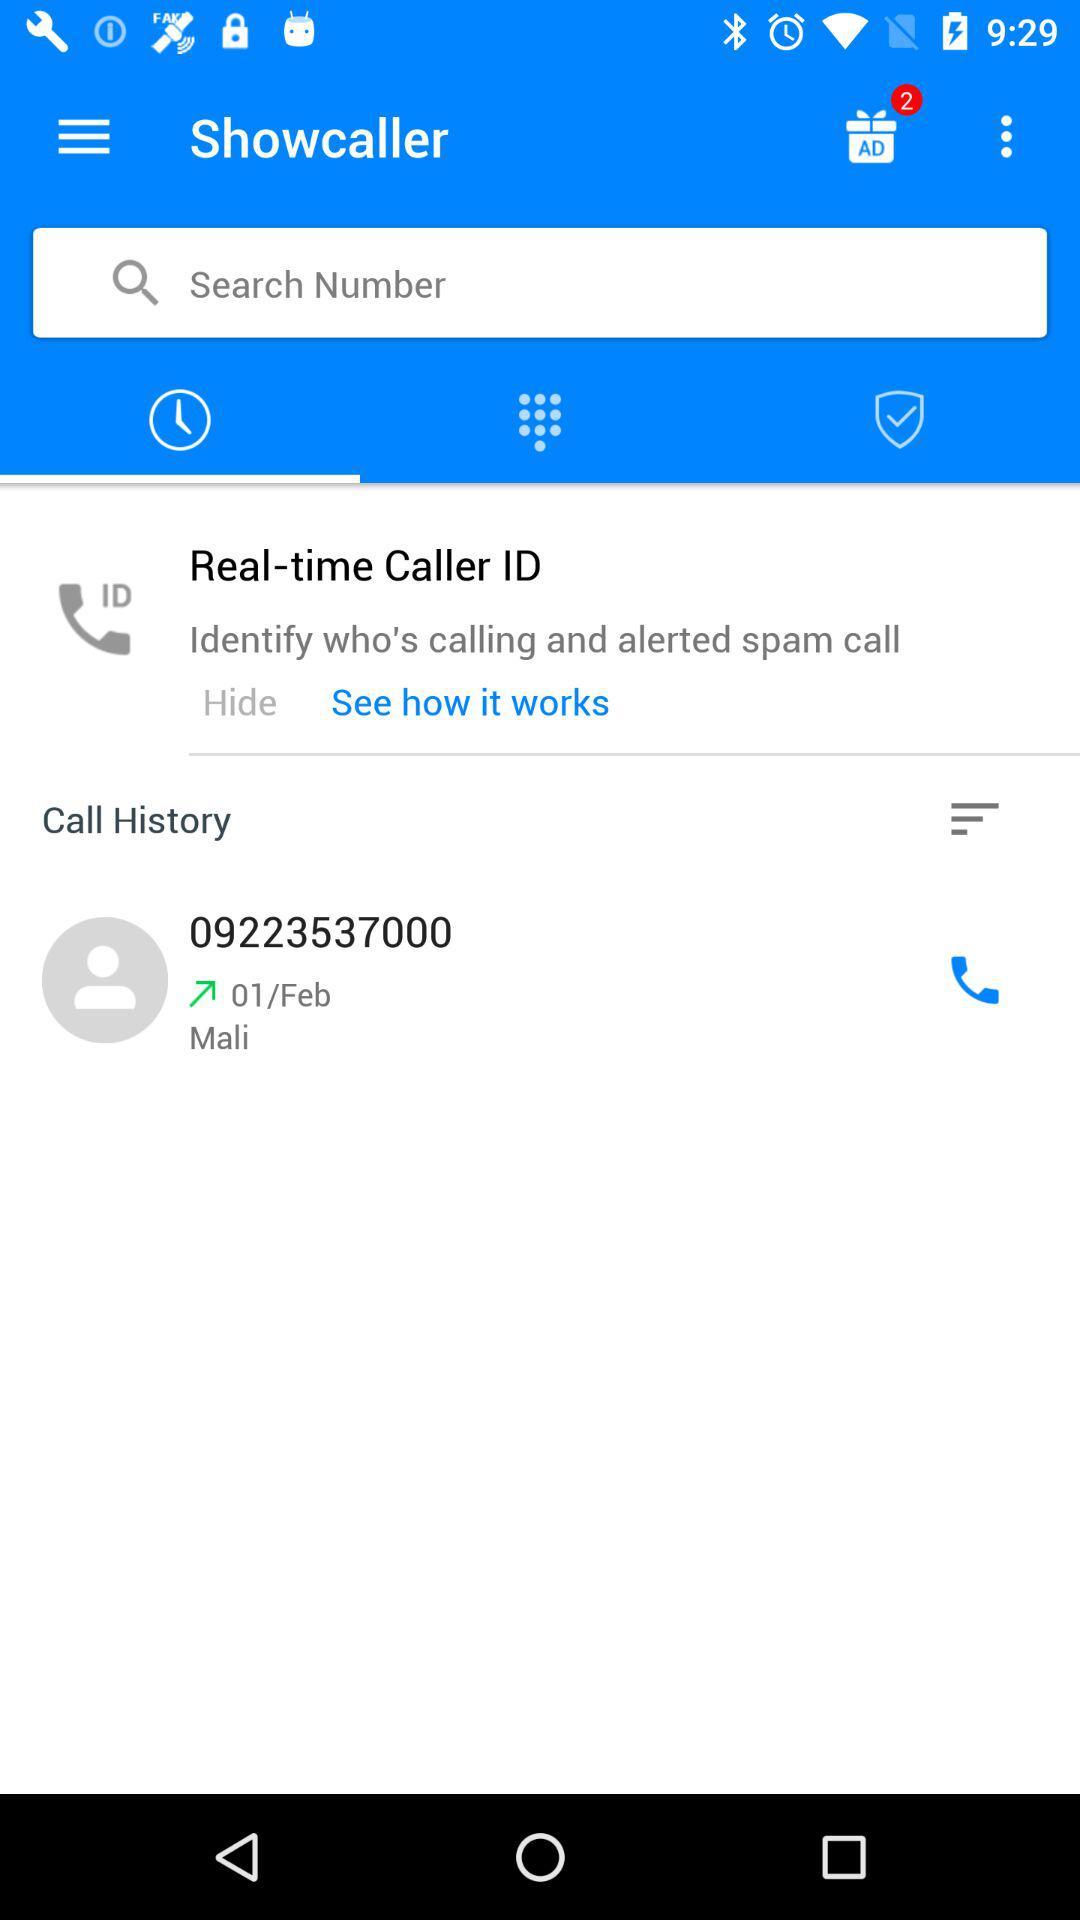 The width and height of the screenshot is (1080, 1920). I want to click on item to the right of hide icon, so click(470, 701).